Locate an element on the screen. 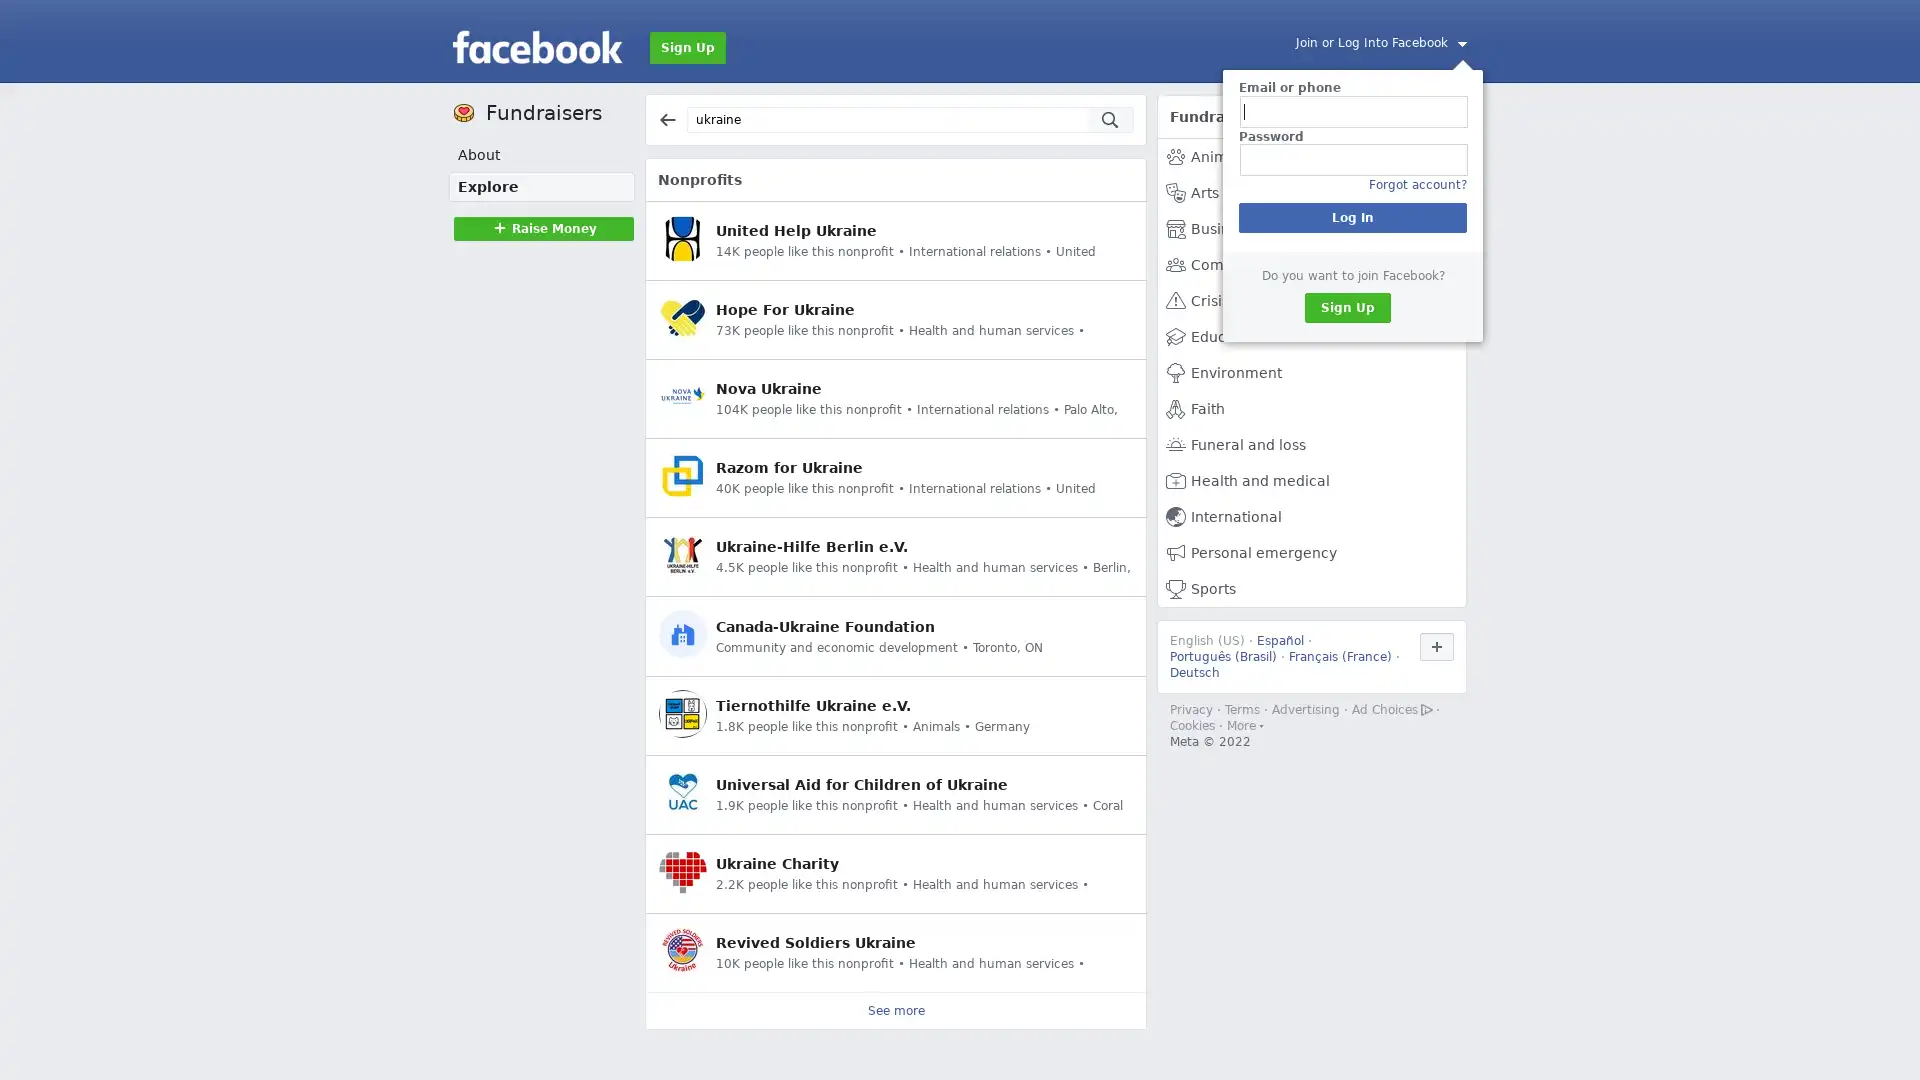 This screenshot has width=1920, height=1080. Espanol is located at coordinates (1280, 640).